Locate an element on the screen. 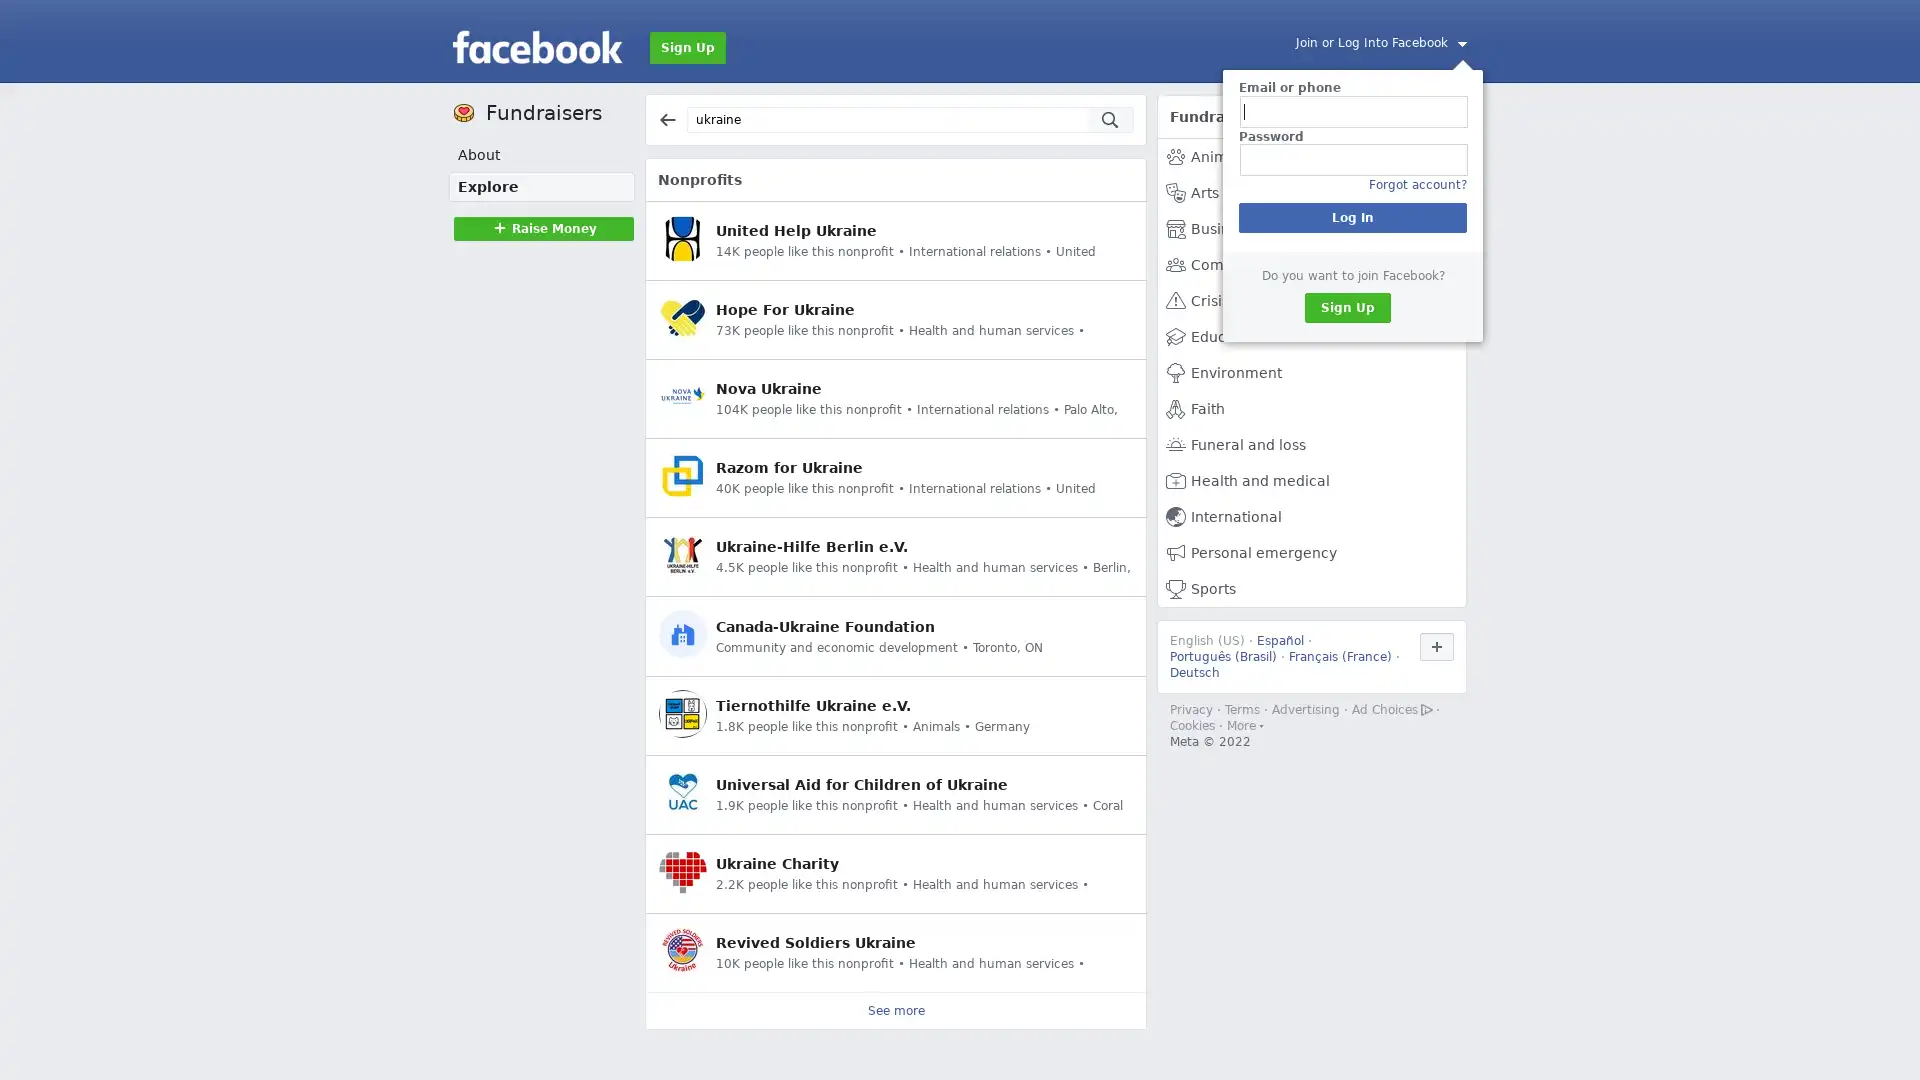 This screenshot has width=1920, height=1080. Espanol is located at coordinates (1280, 640).